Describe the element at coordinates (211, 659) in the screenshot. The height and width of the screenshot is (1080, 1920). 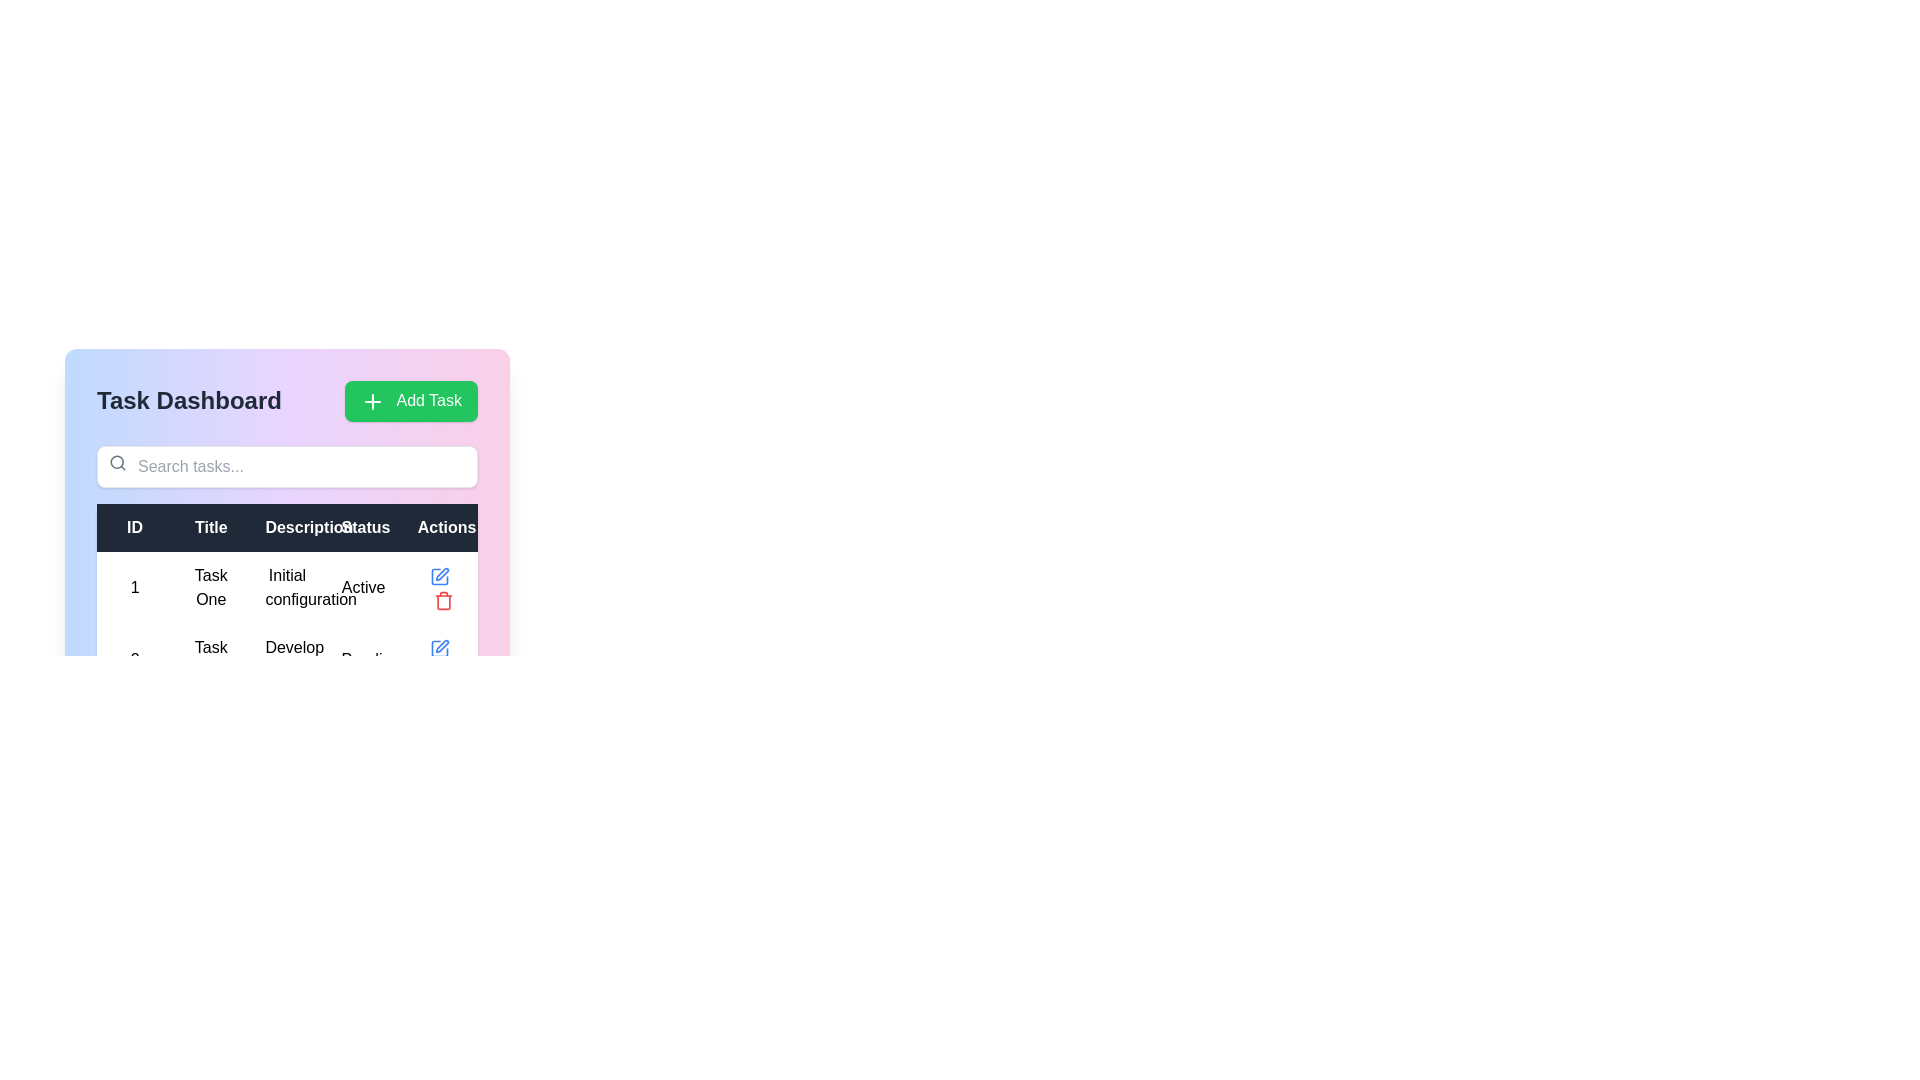
I see `the label that serves as a title for the associated task, positioned horizontally between '2' and 'Develop module'` at that location.